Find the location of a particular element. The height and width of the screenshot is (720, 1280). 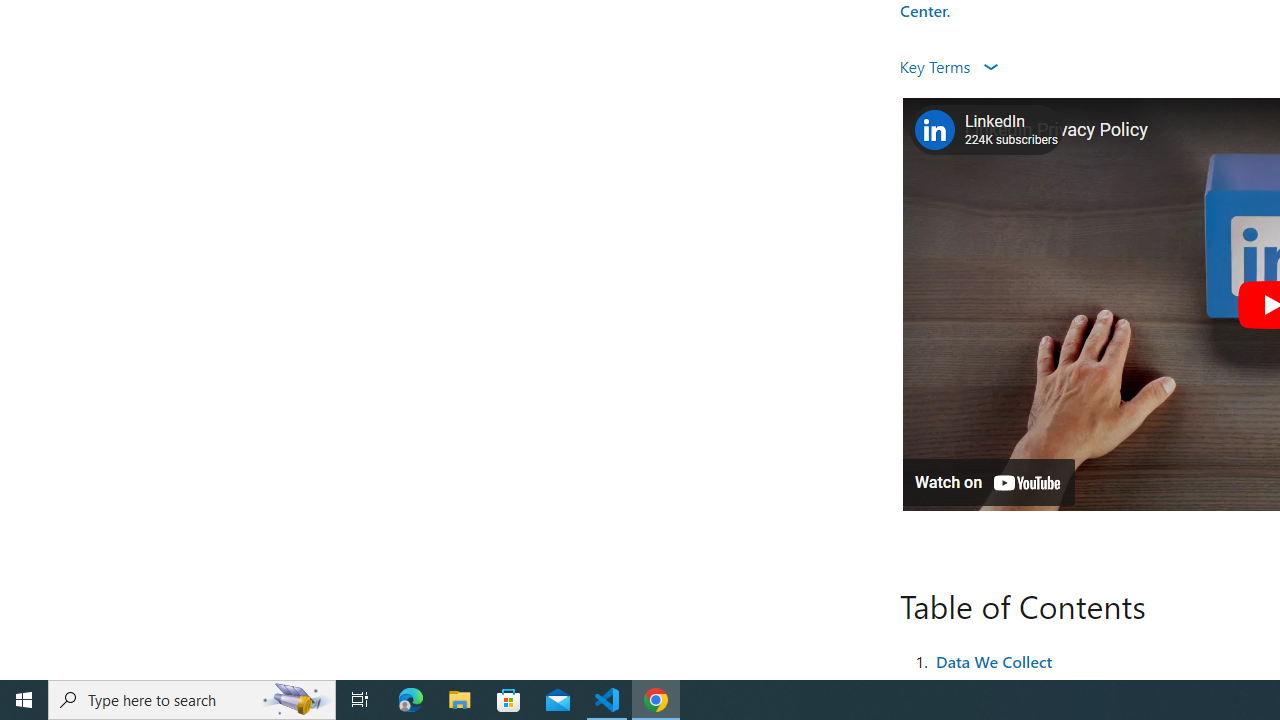

'Watch on YouTube' is located at coordinates (988, 482).